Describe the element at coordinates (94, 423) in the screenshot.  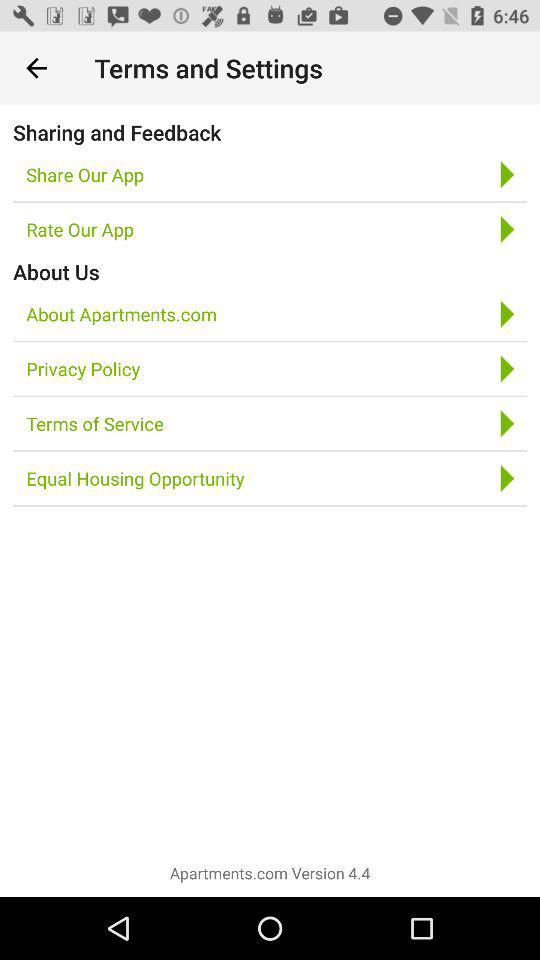
I see `icon above the equal housing opportunity icon` at that location.